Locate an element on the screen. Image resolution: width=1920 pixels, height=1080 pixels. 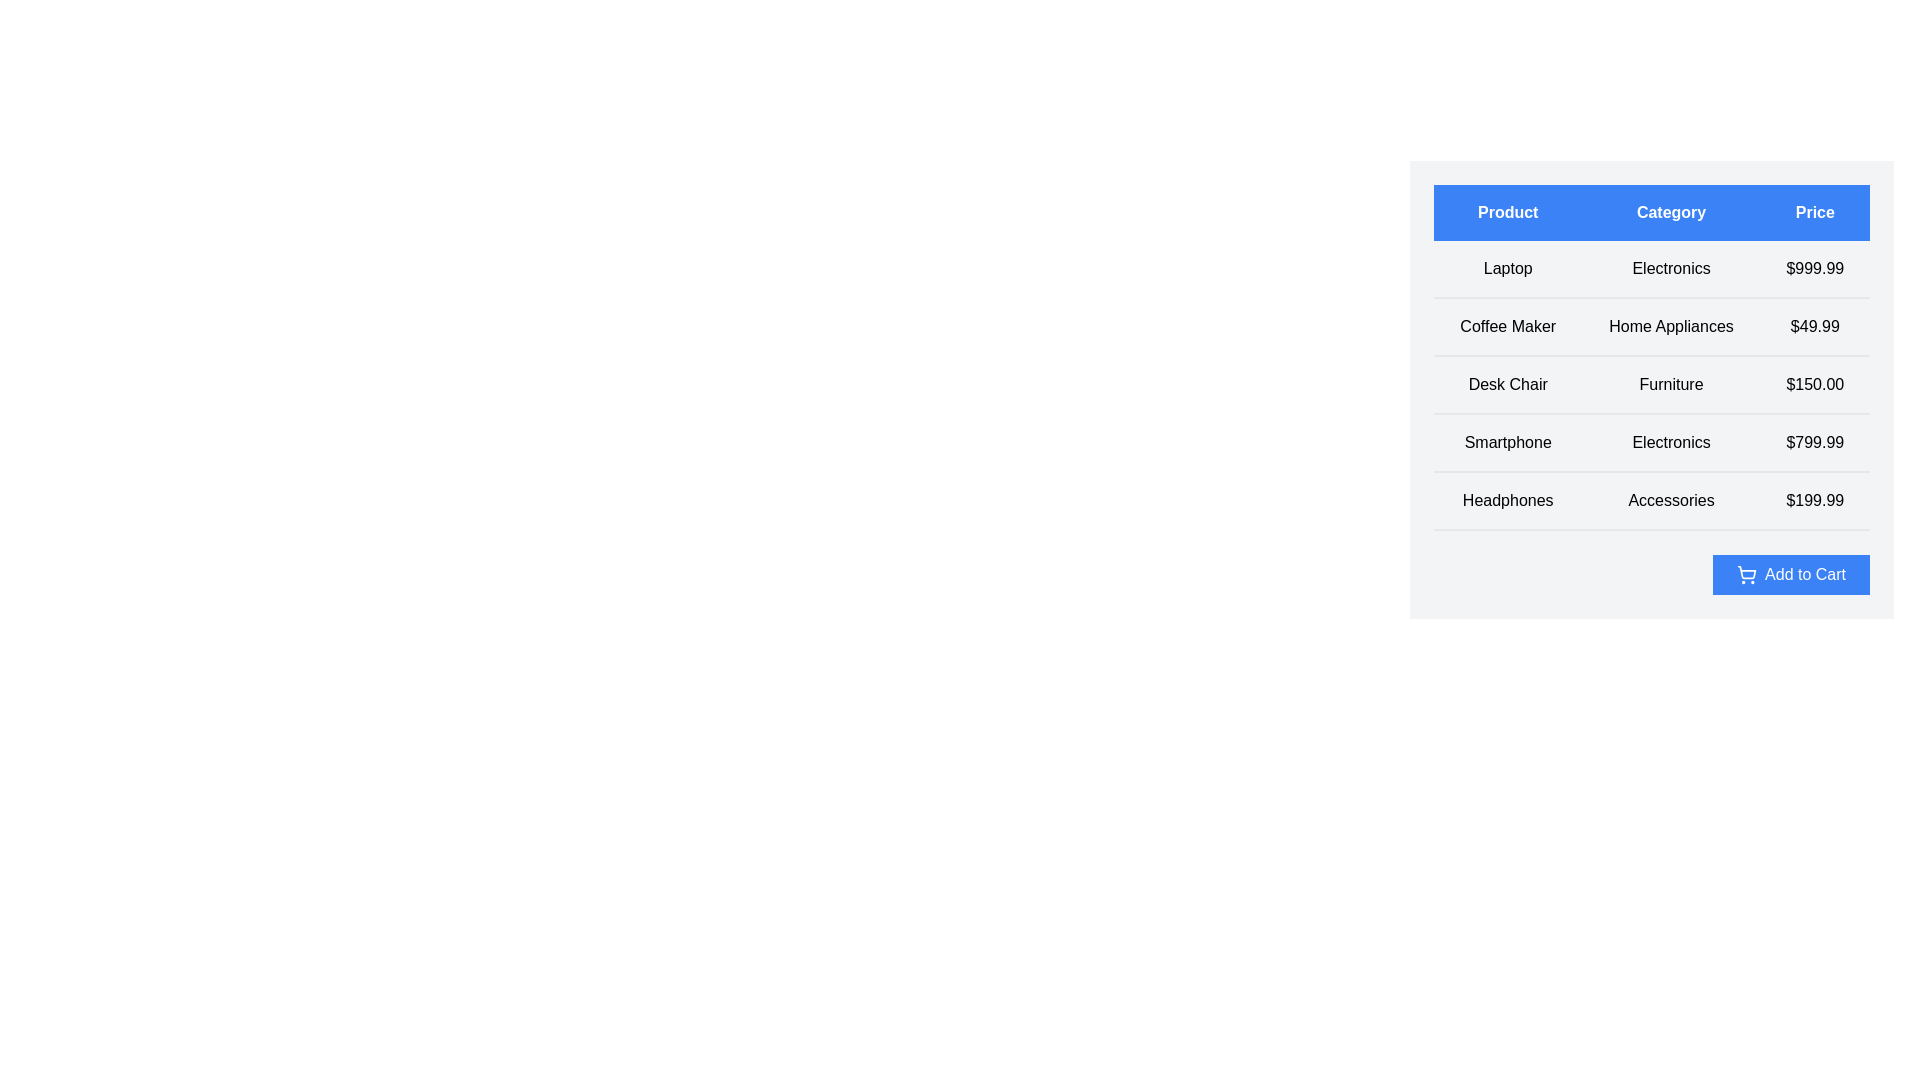
the 'Laptop' text label, which is displayed in medium-sized font in the first column of the product tabular layout, positioned above 'Coffee Maker' is located at coordinates (1508, 268).